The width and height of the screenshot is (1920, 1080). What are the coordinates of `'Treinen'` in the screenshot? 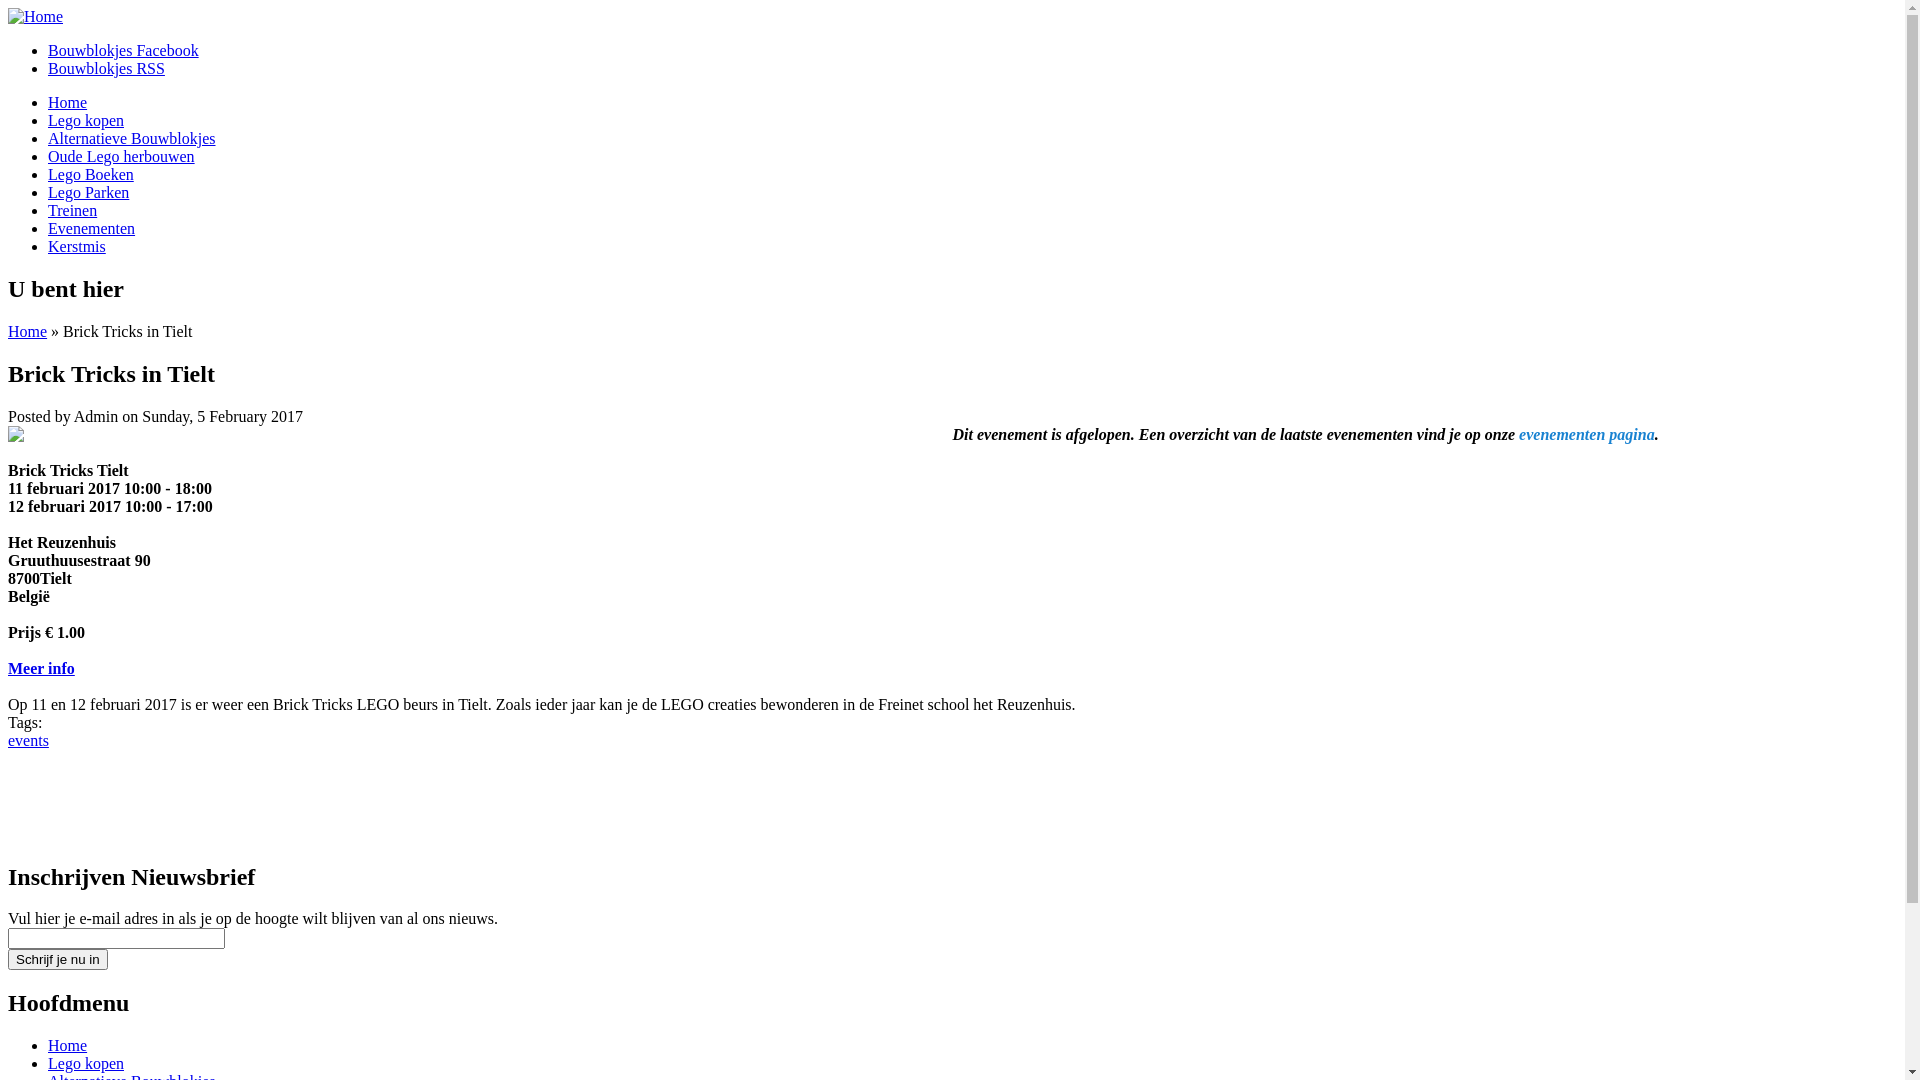 It's located at (72, 210).